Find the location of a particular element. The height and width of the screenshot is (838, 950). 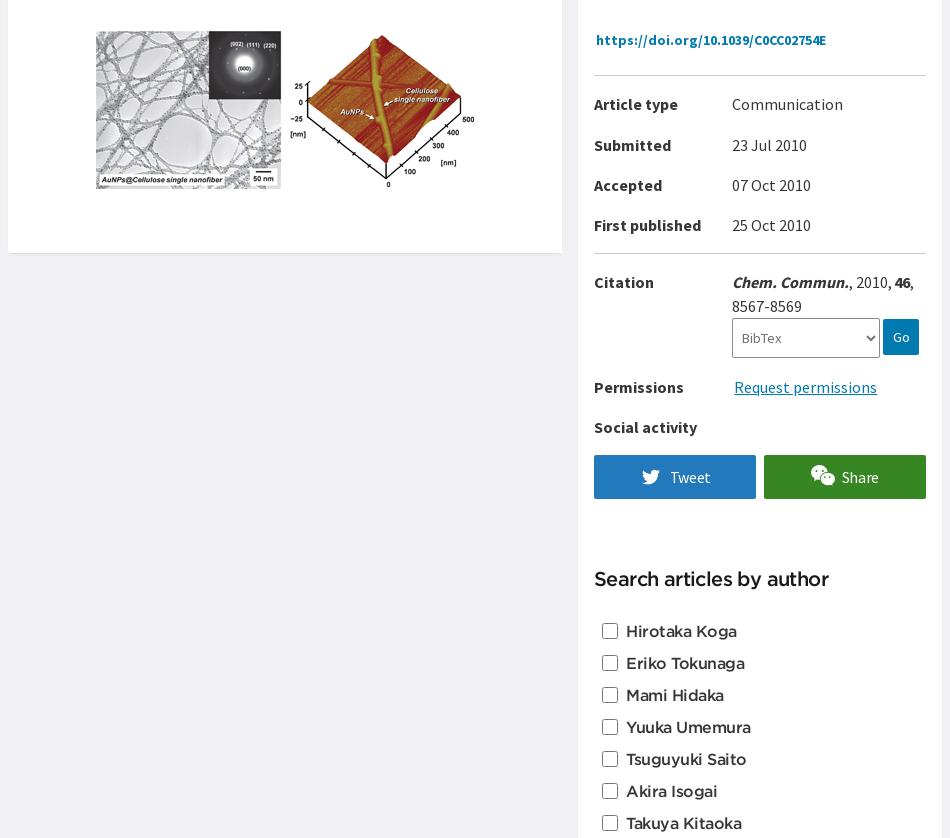

'07 Oct 2010' is located at coordinates (770, 185).